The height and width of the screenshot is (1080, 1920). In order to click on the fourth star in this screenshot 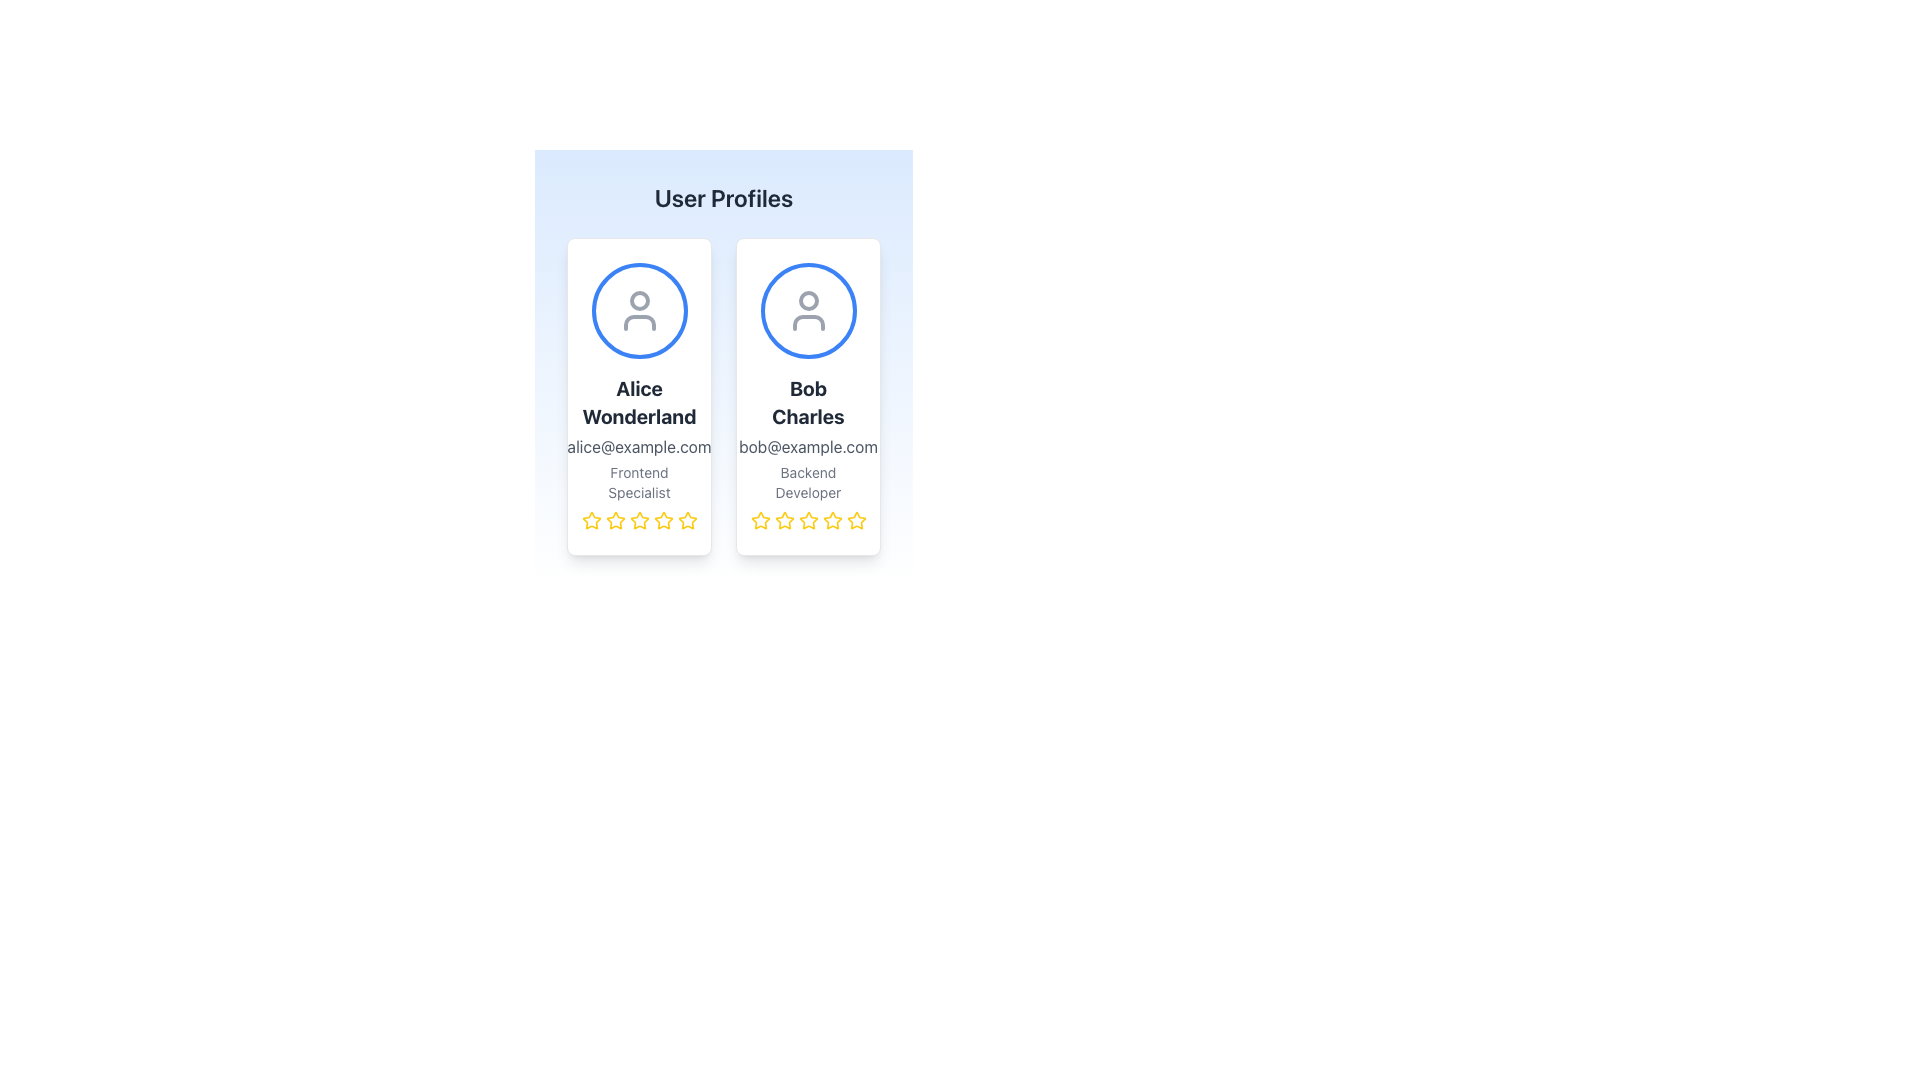, I will do `click(808, 519)`.